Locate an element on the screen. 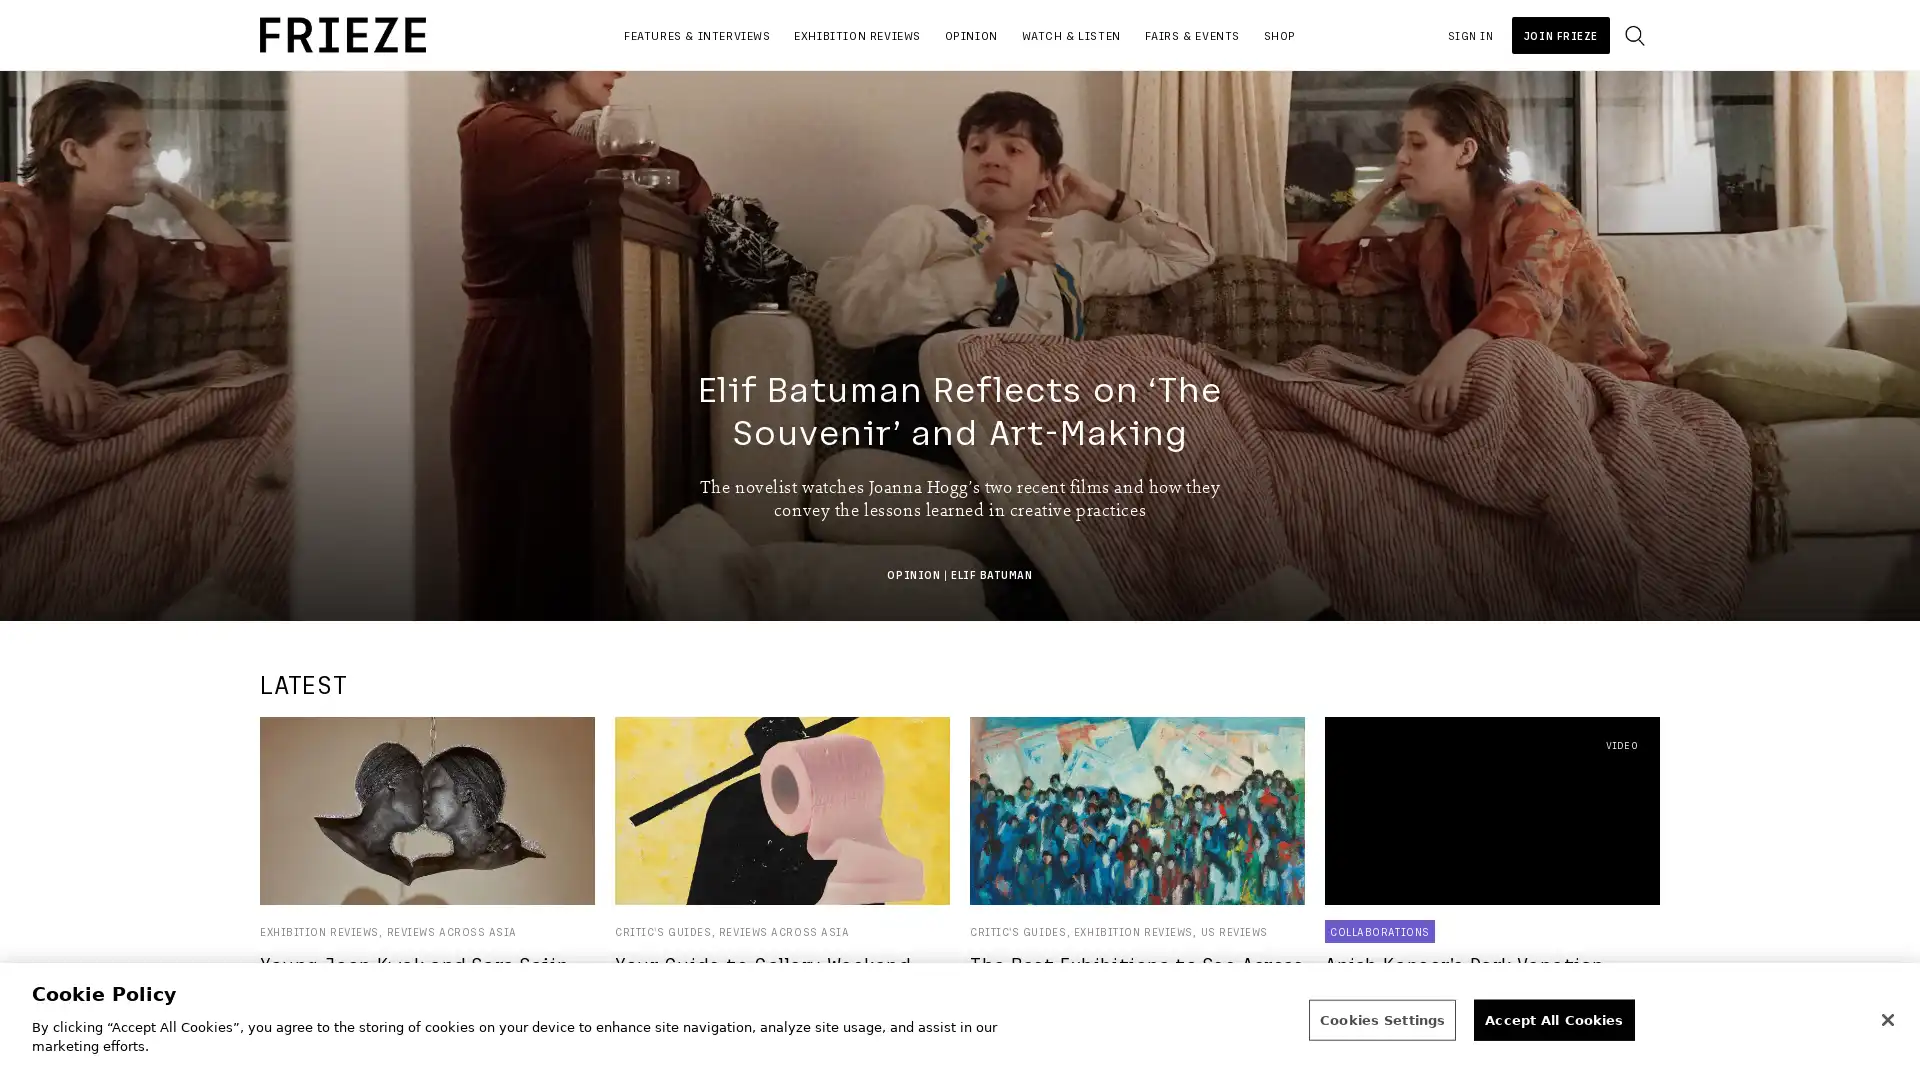 The width and height of the screenshot is (1920, 1080). Accept All Cookies is located at coordinates (1553, 1019).